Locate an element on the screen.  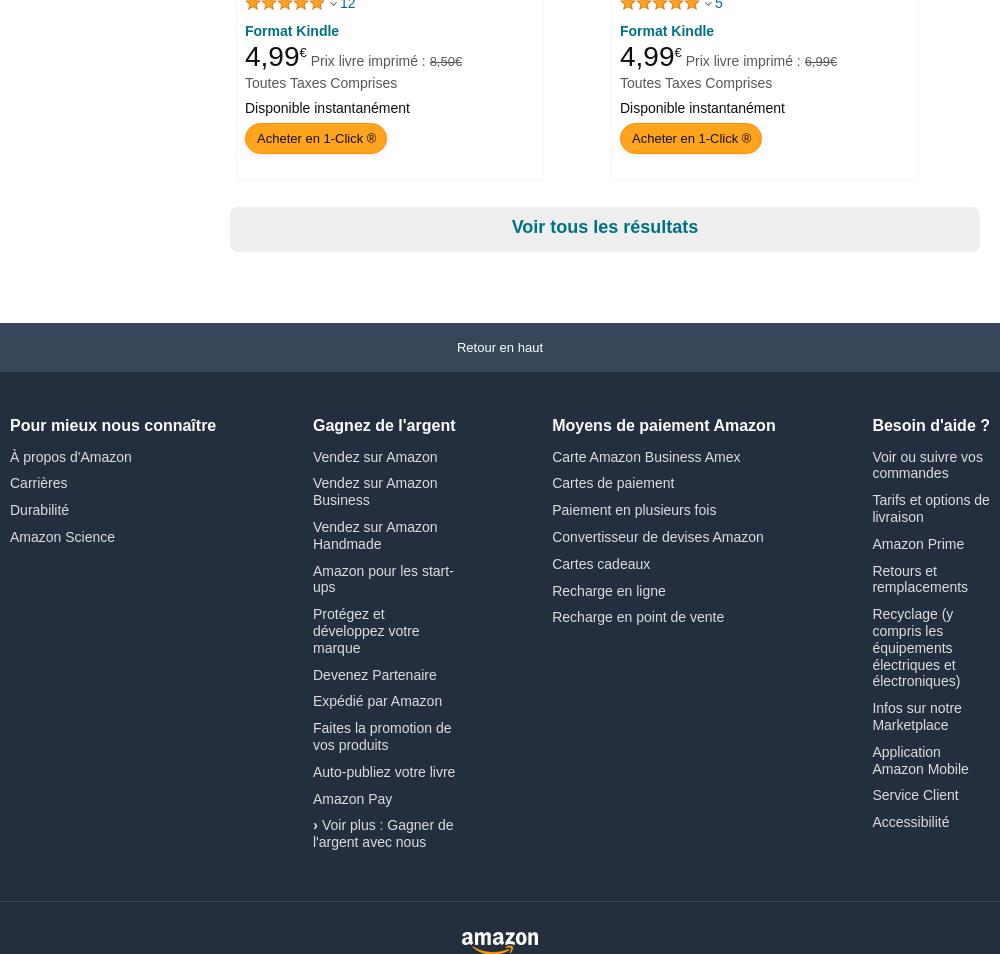
'Vendez sur Amazon Business' is located at coordinates (373, 490).